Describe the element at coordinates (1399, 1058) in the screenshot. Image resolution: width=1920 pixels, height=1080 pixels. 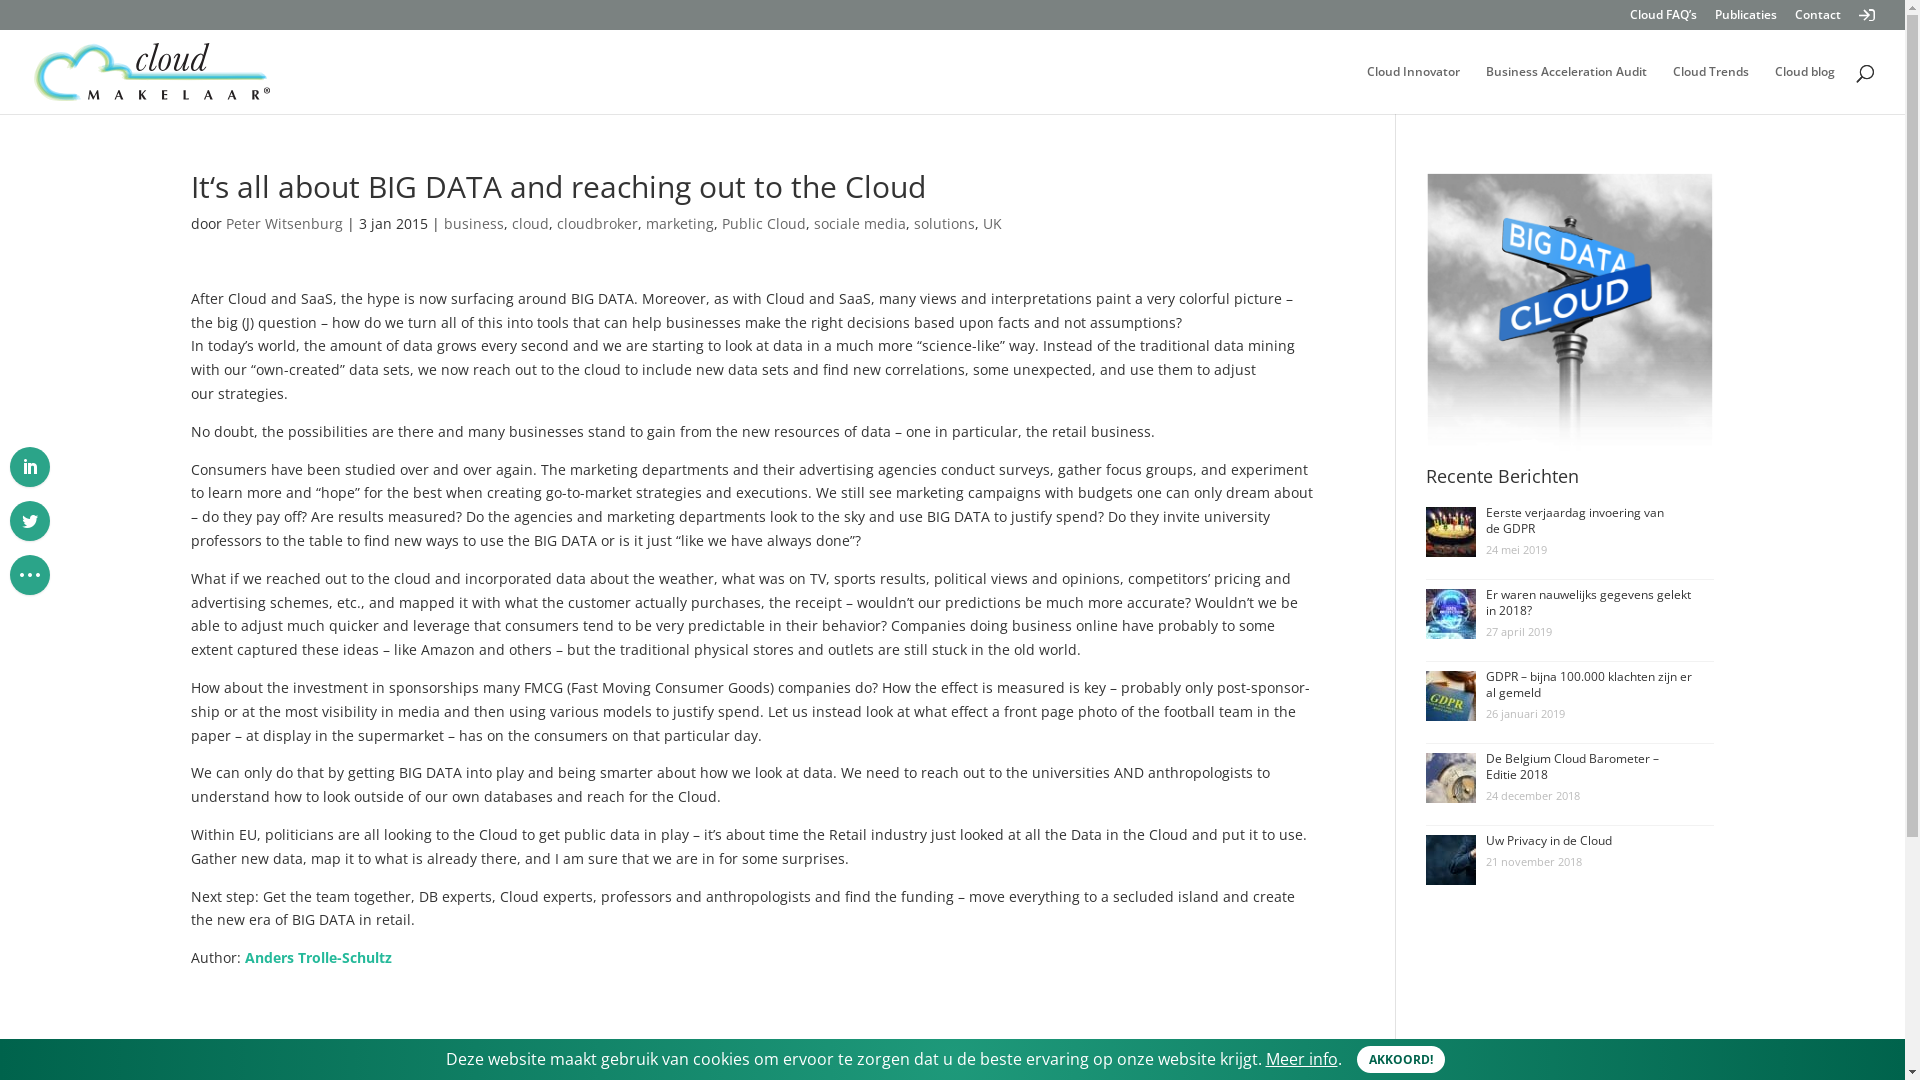
I see `'AKKOORD!'` at that location.